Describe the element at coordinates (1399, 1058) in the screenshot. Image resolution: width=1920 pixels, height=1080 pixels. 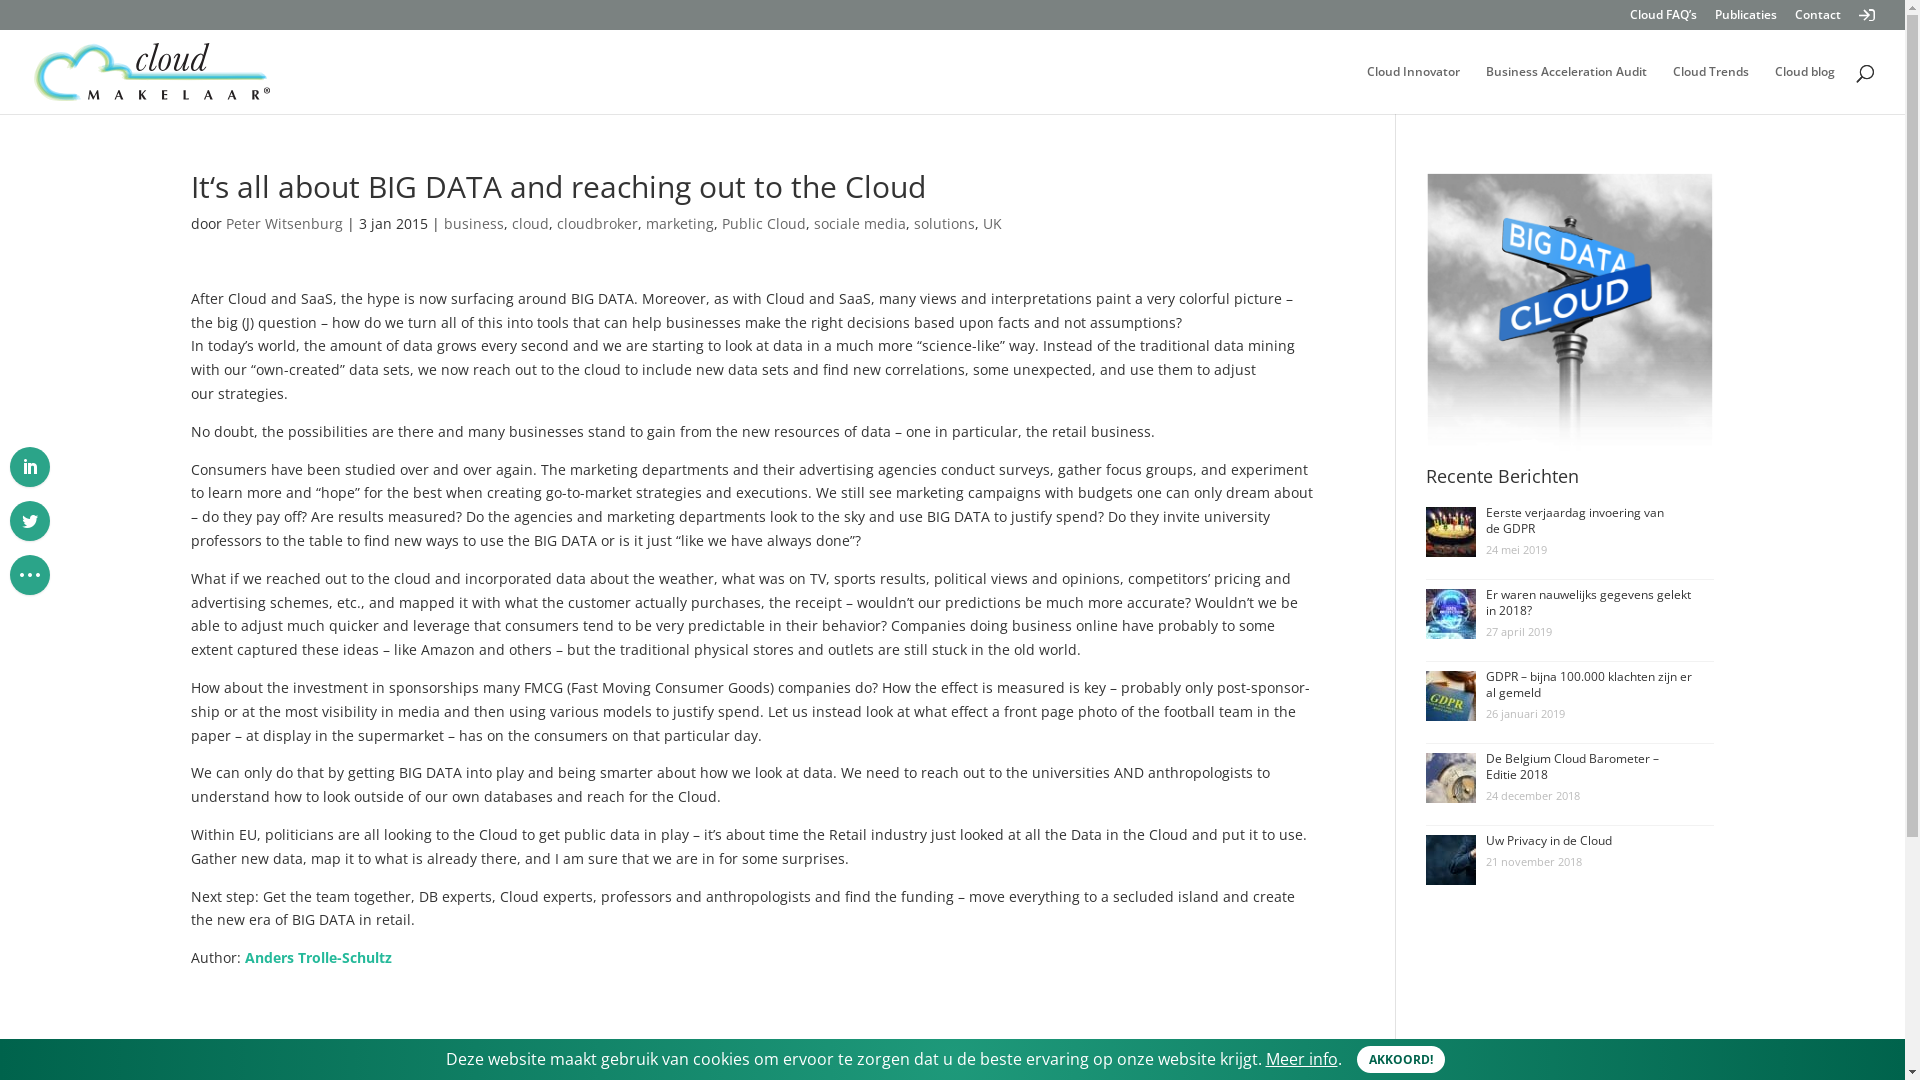
I see `'AKKOORD!'` at that location.